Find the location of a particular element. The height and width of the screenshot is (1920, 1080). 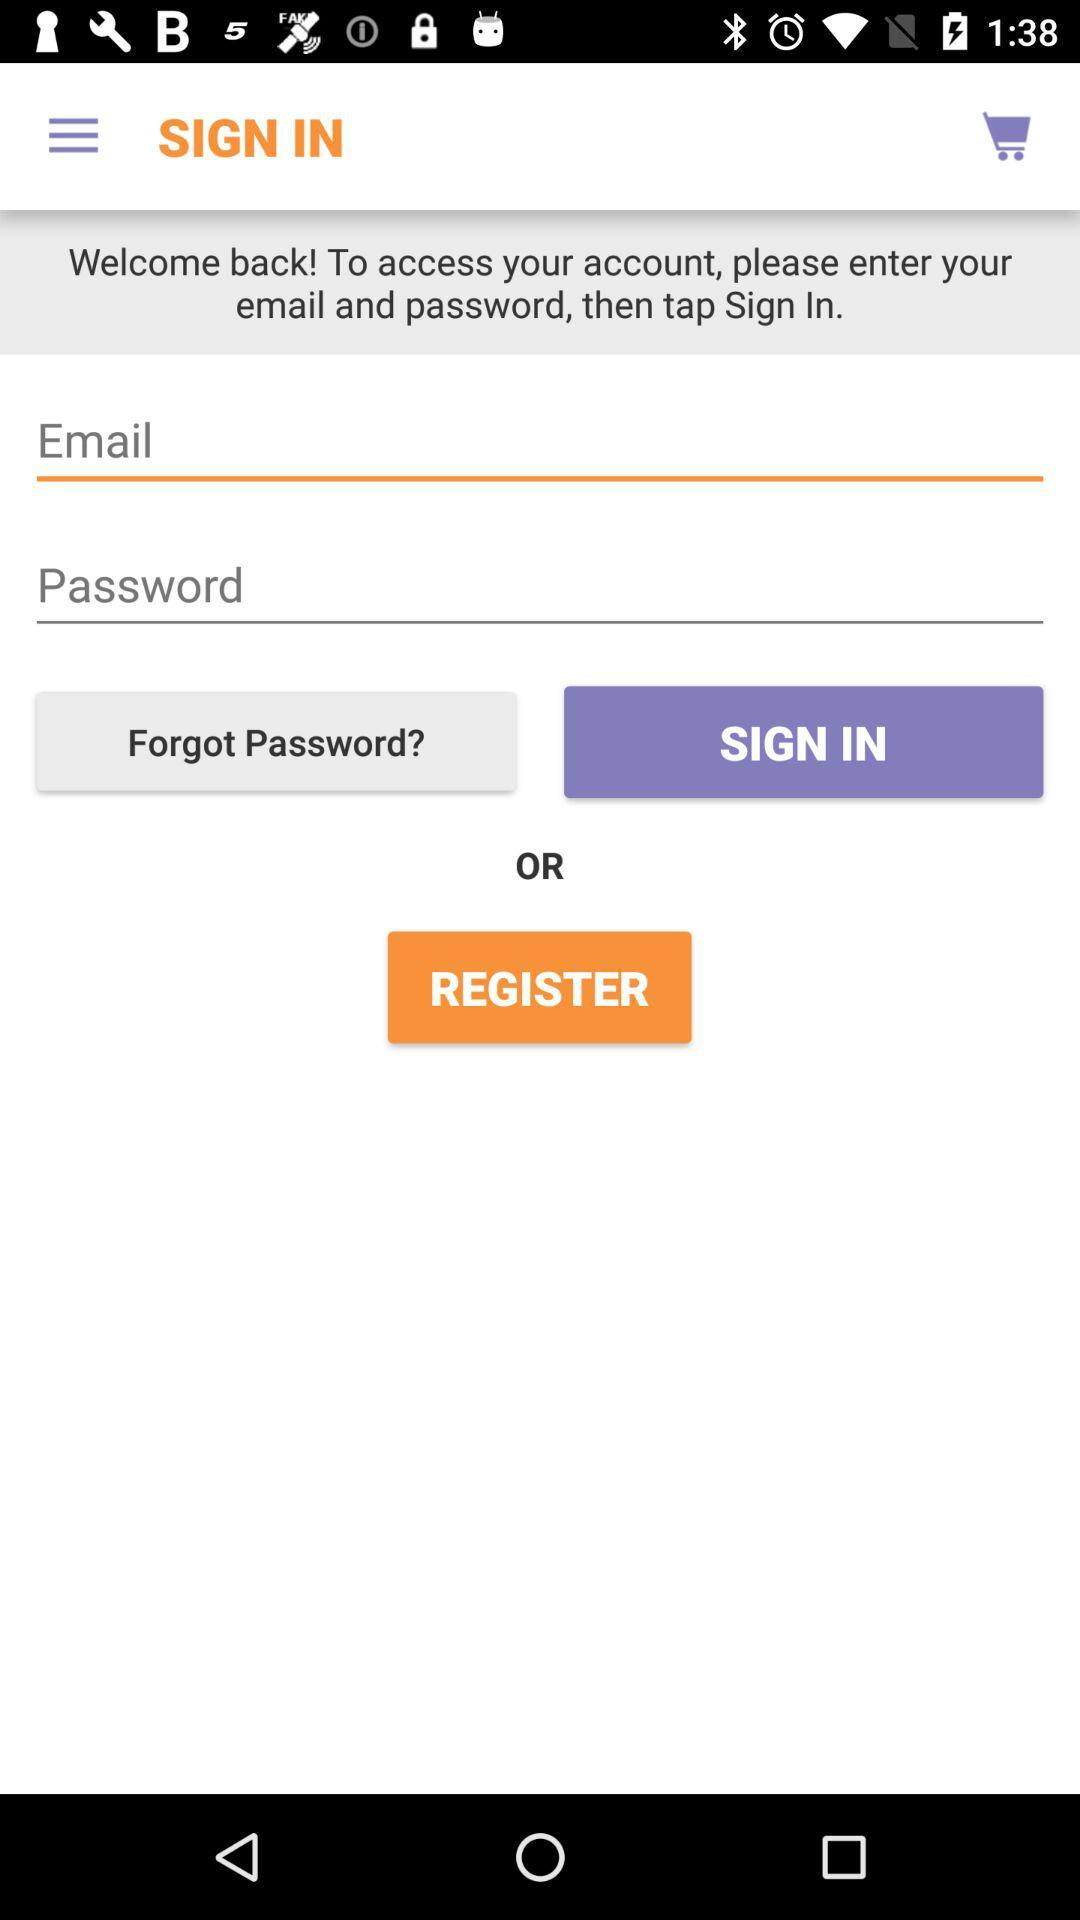

the icon to the left of sign in item is located at coordinates (72, 135).